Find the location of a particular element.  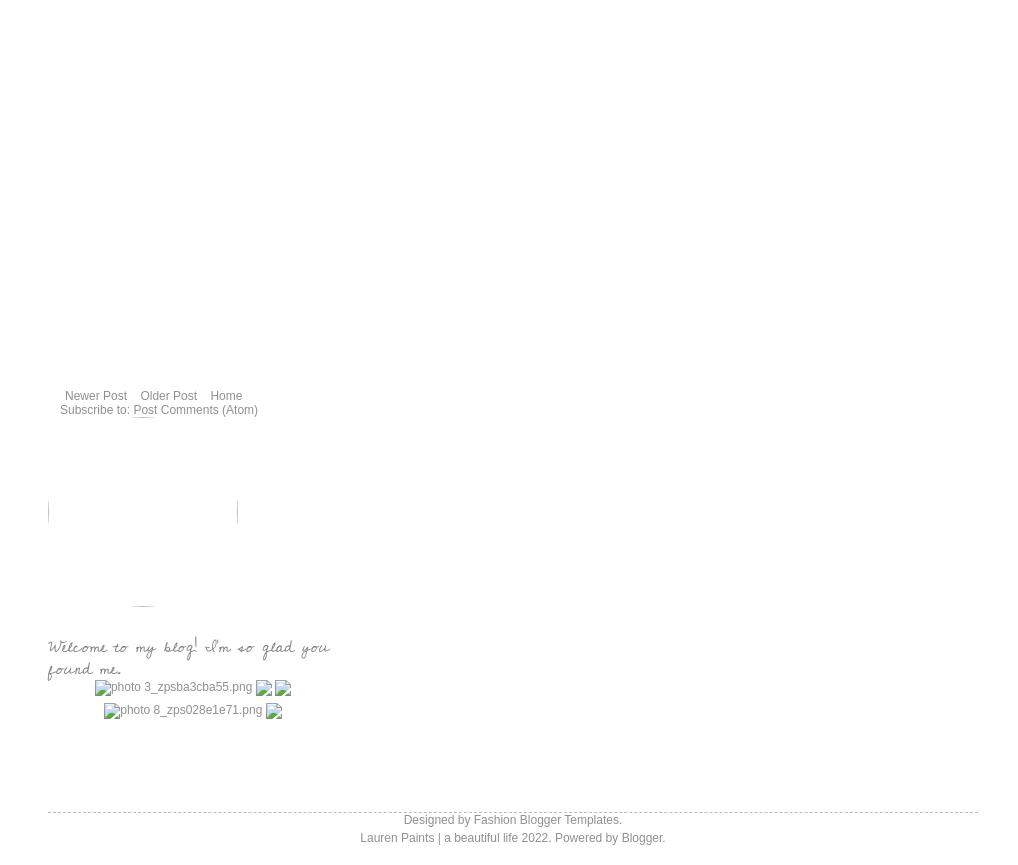

'Blogger' is located at coordinates (640, 837).